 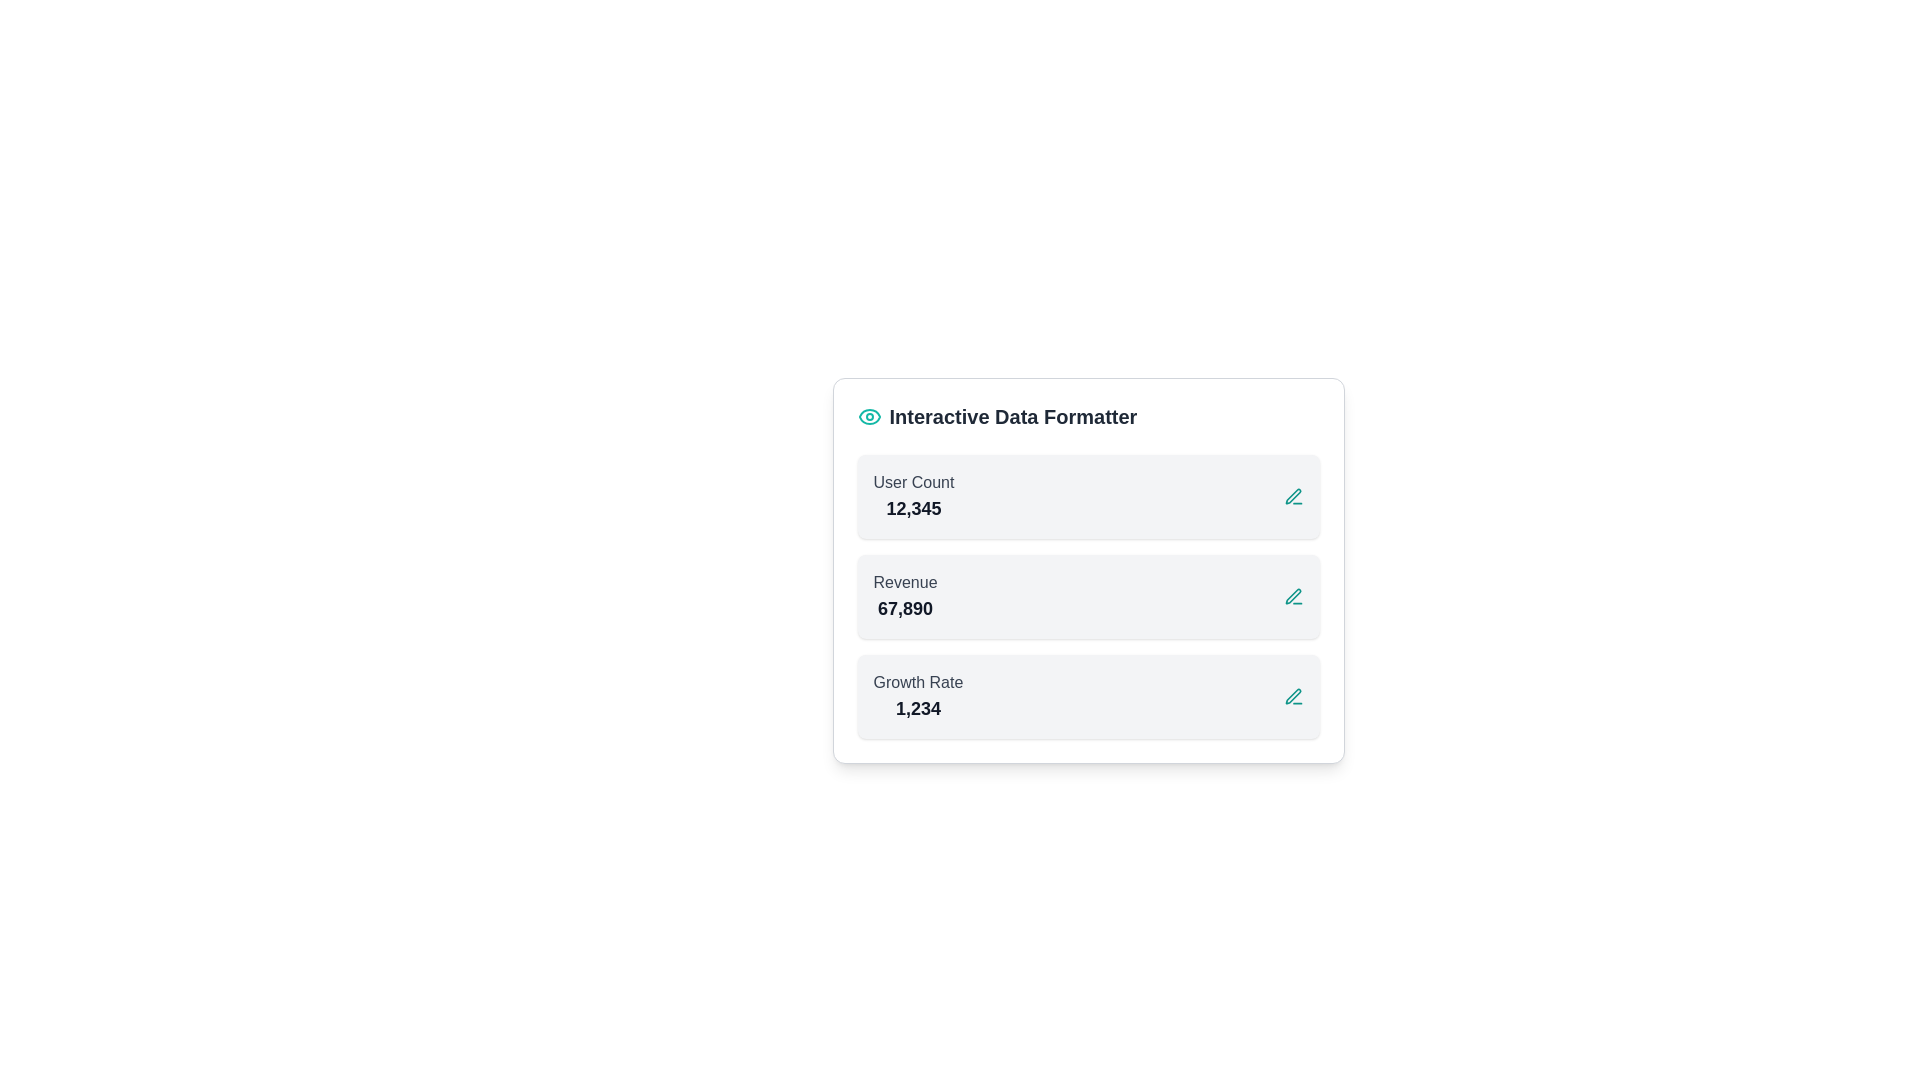 I want to click on the text label displaying 'Revenue' in bold gray font, located in the second section of the 'Interactive Data Formatter' panel, above the numeric value '67,890', so click(x=904, y=582).